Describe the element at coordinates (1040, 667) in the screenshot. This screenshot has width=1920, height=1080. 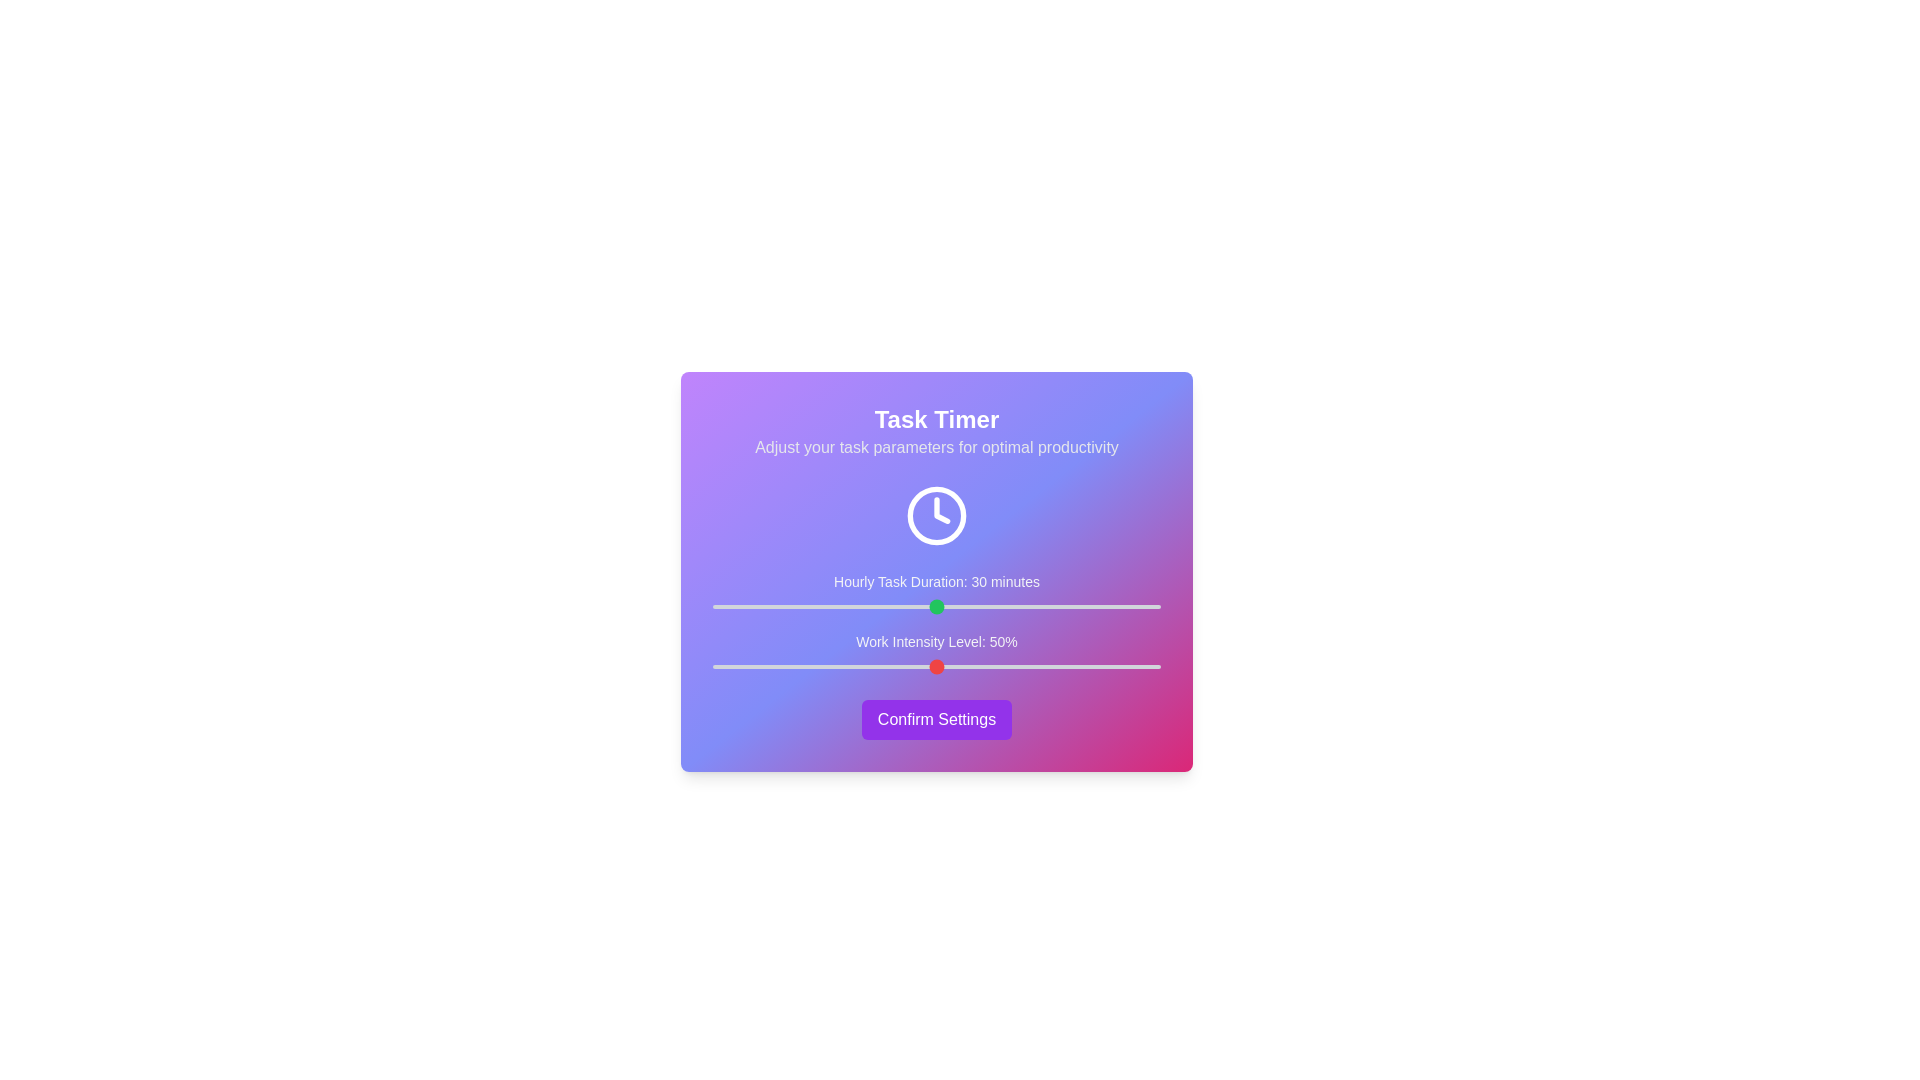
I see `the work intensity level to 73% by interacting with the slider` at that location.